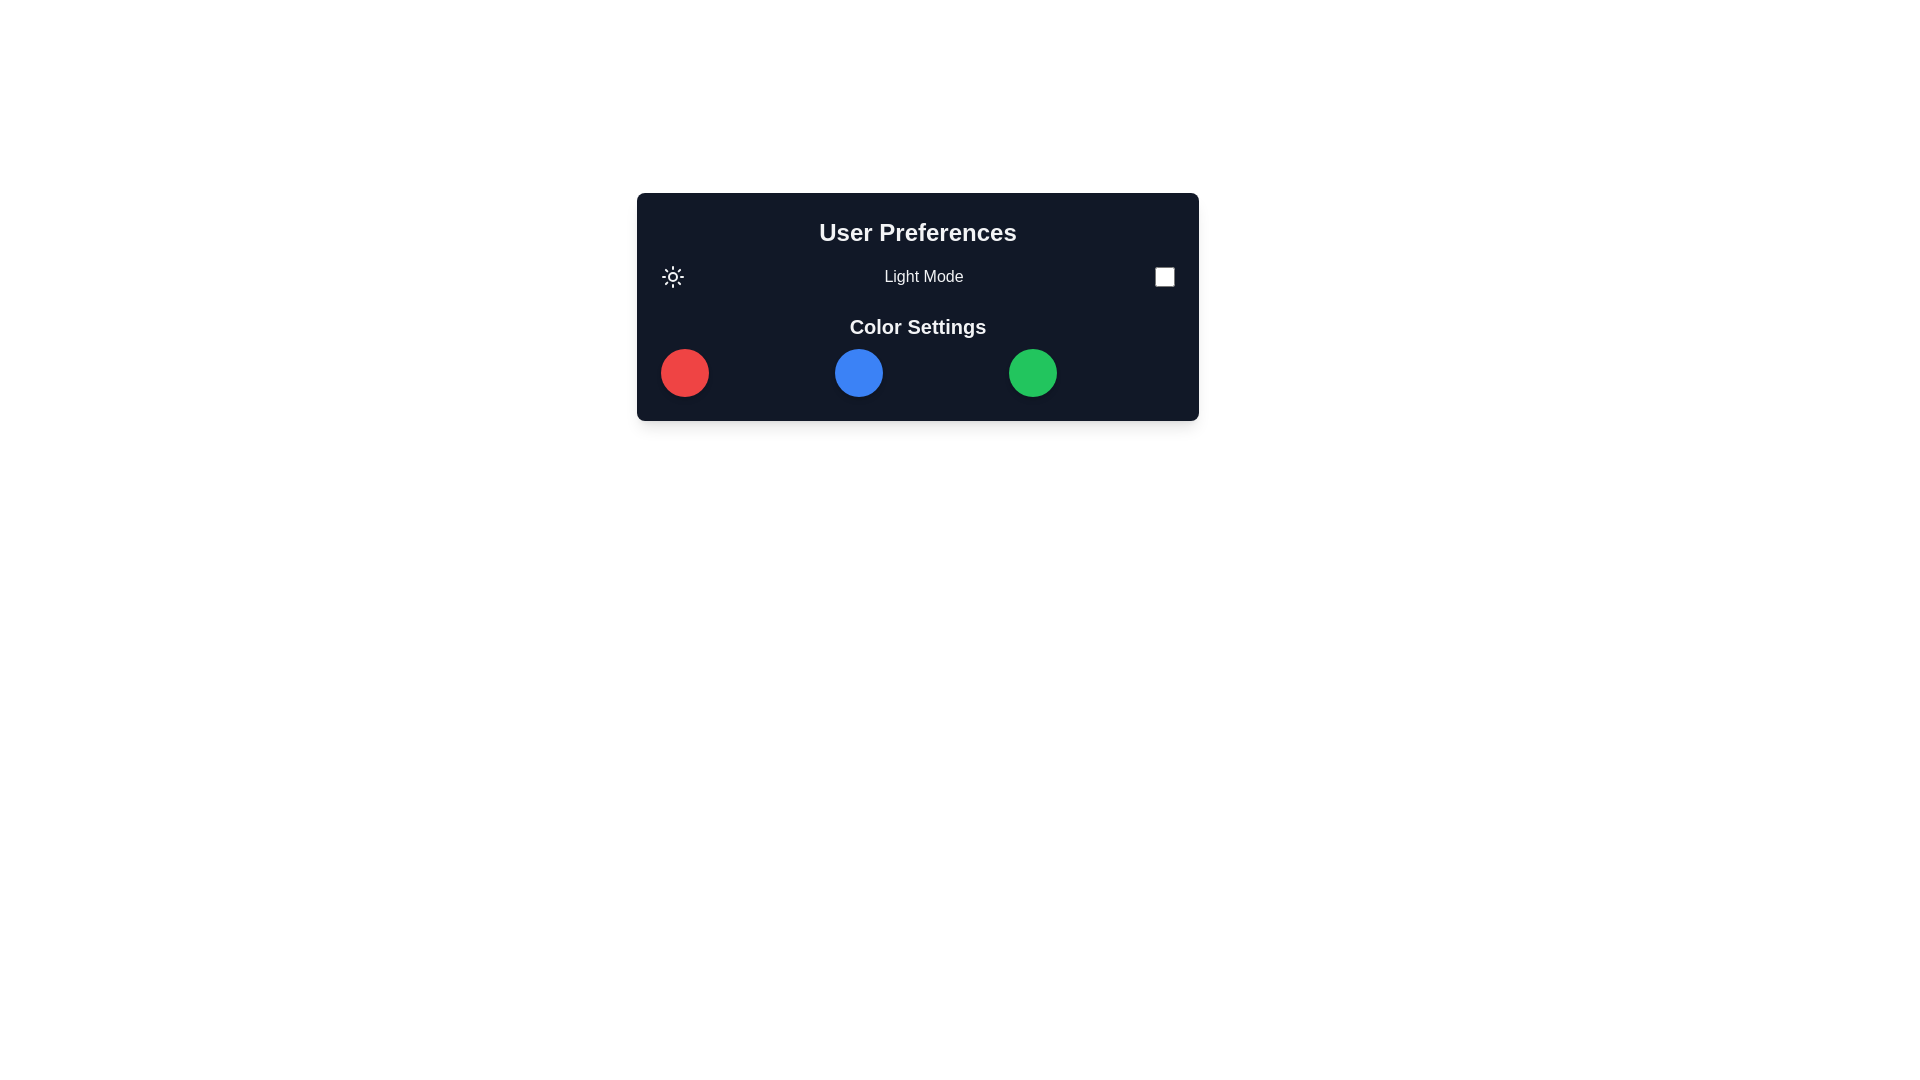 Image resolution: width=1920 pixels, height=1080 pixels. Describe the element at coordinates (916, 353) in the screenshot. I see `the interactive circular buttons representing color choices in the 'Color Settings' section` at that location.